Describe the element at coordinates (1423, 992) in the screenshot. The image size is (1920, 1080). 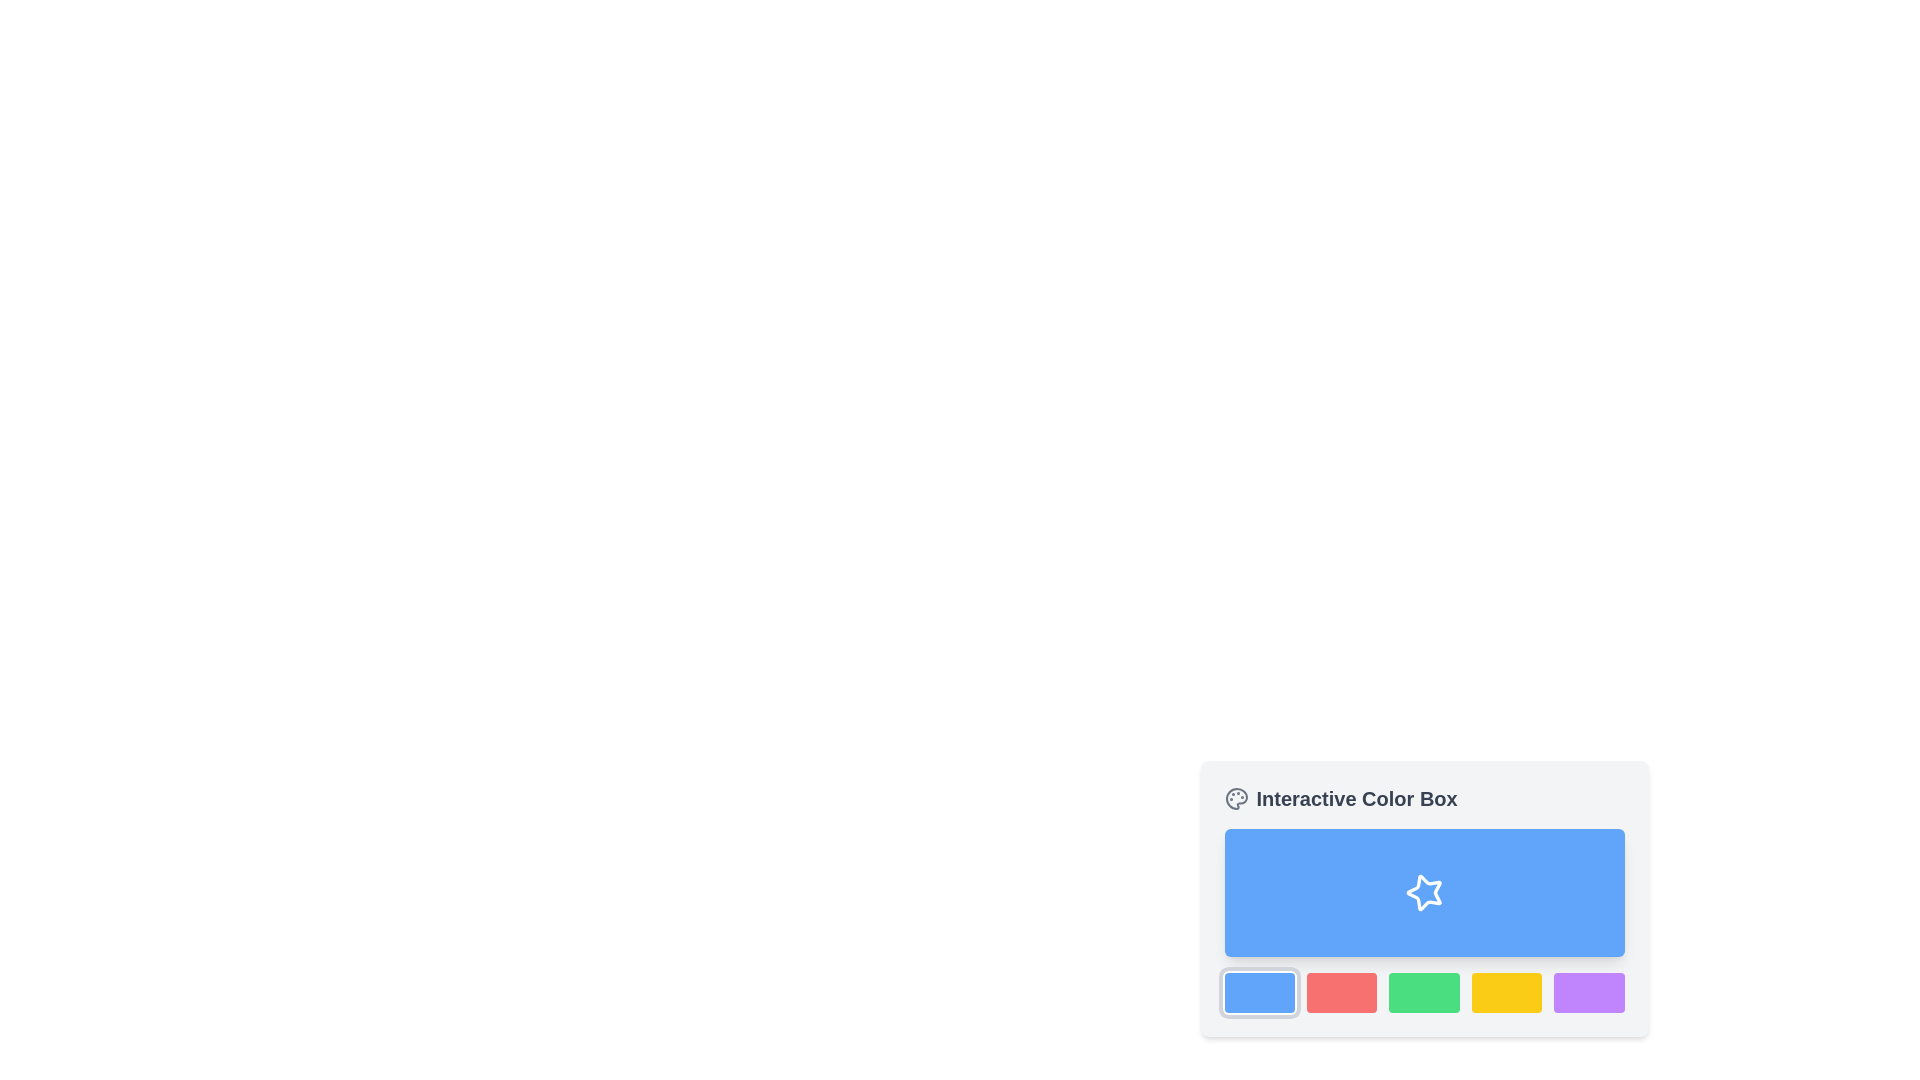
I see `keyboard navigation` at that location.